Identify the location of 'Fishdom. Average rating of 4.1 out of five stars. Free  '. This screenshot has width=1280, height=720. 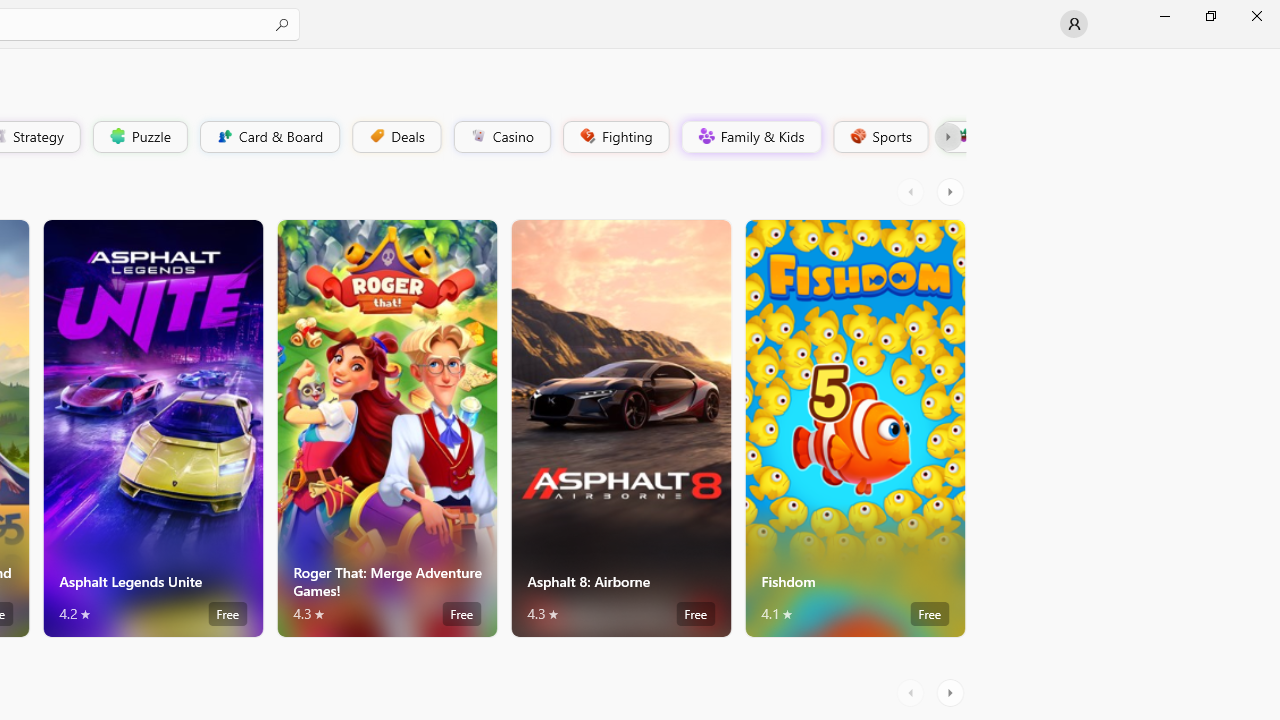
(855, 427).